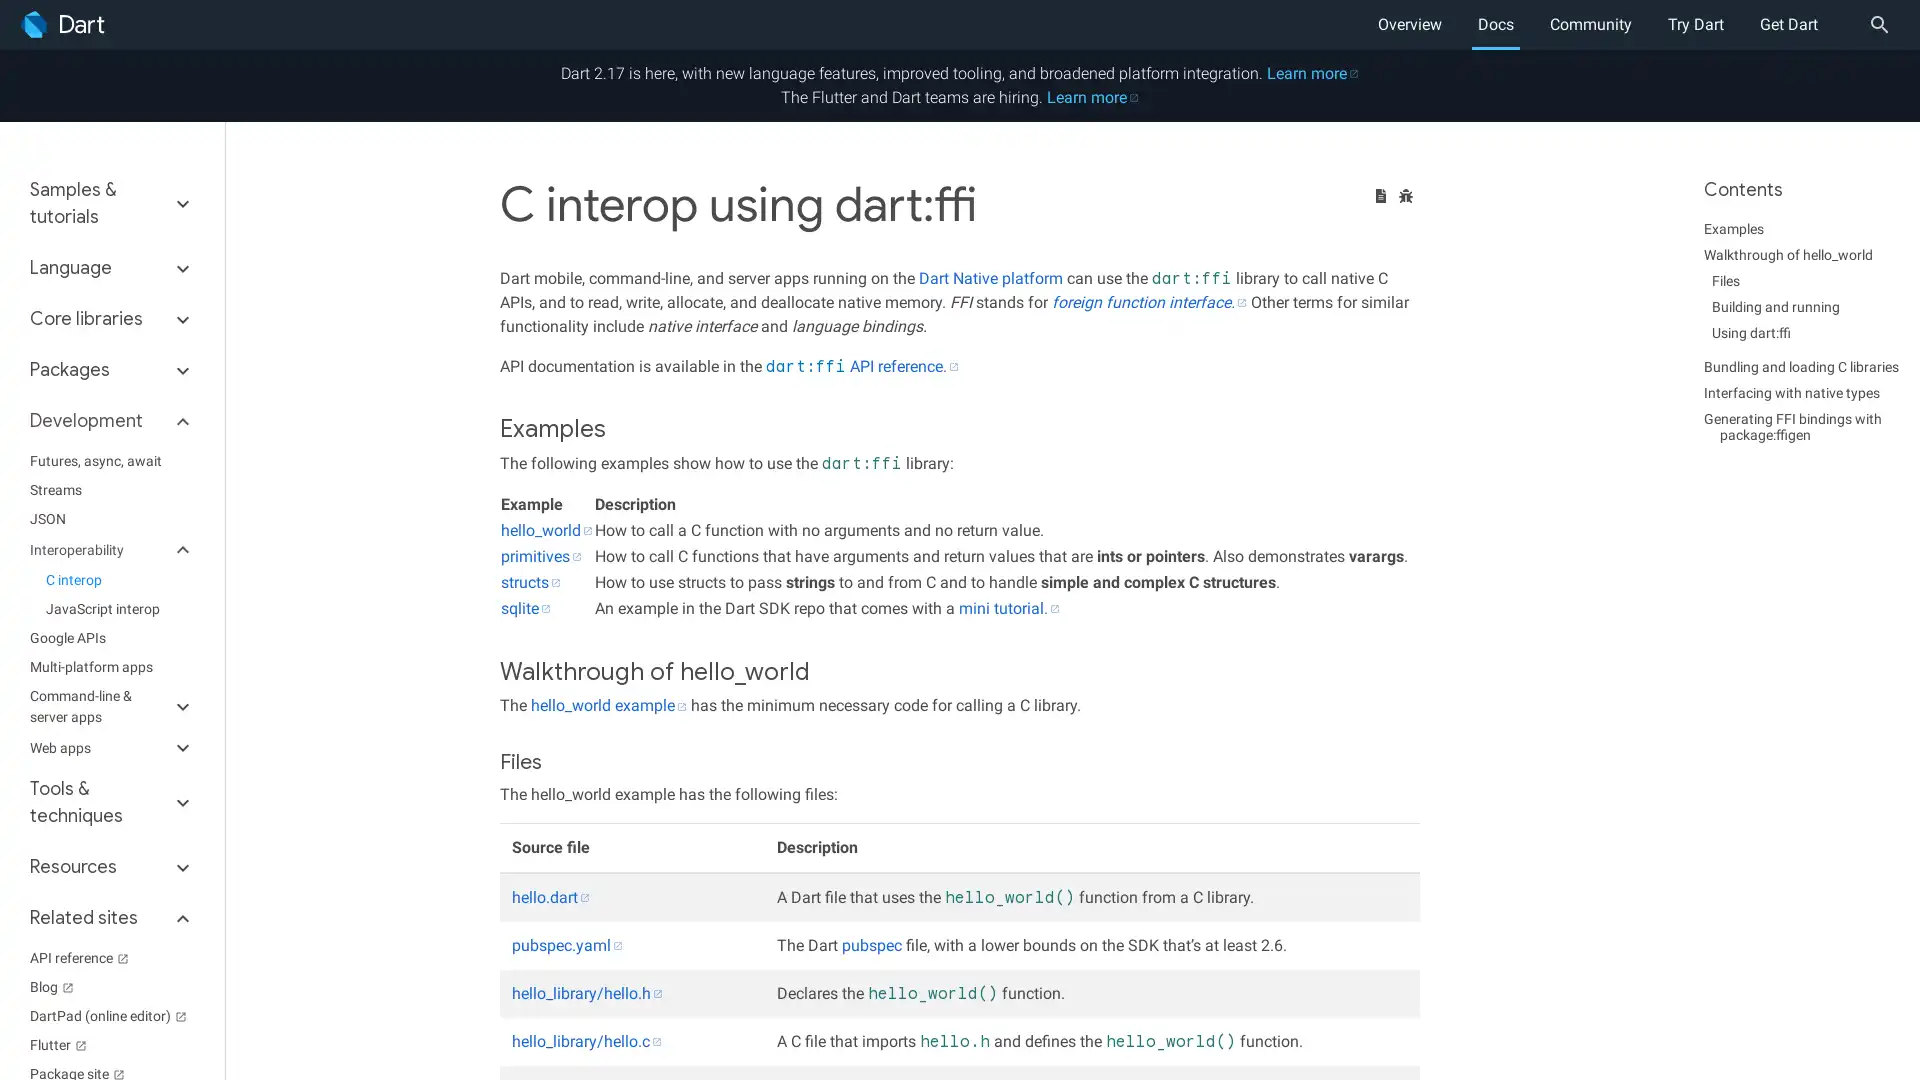  What do you see at coordinates (111, 370) in the screenshot?
I see `Packages keyboard_arrow_down` at bounding box center [111, 370].